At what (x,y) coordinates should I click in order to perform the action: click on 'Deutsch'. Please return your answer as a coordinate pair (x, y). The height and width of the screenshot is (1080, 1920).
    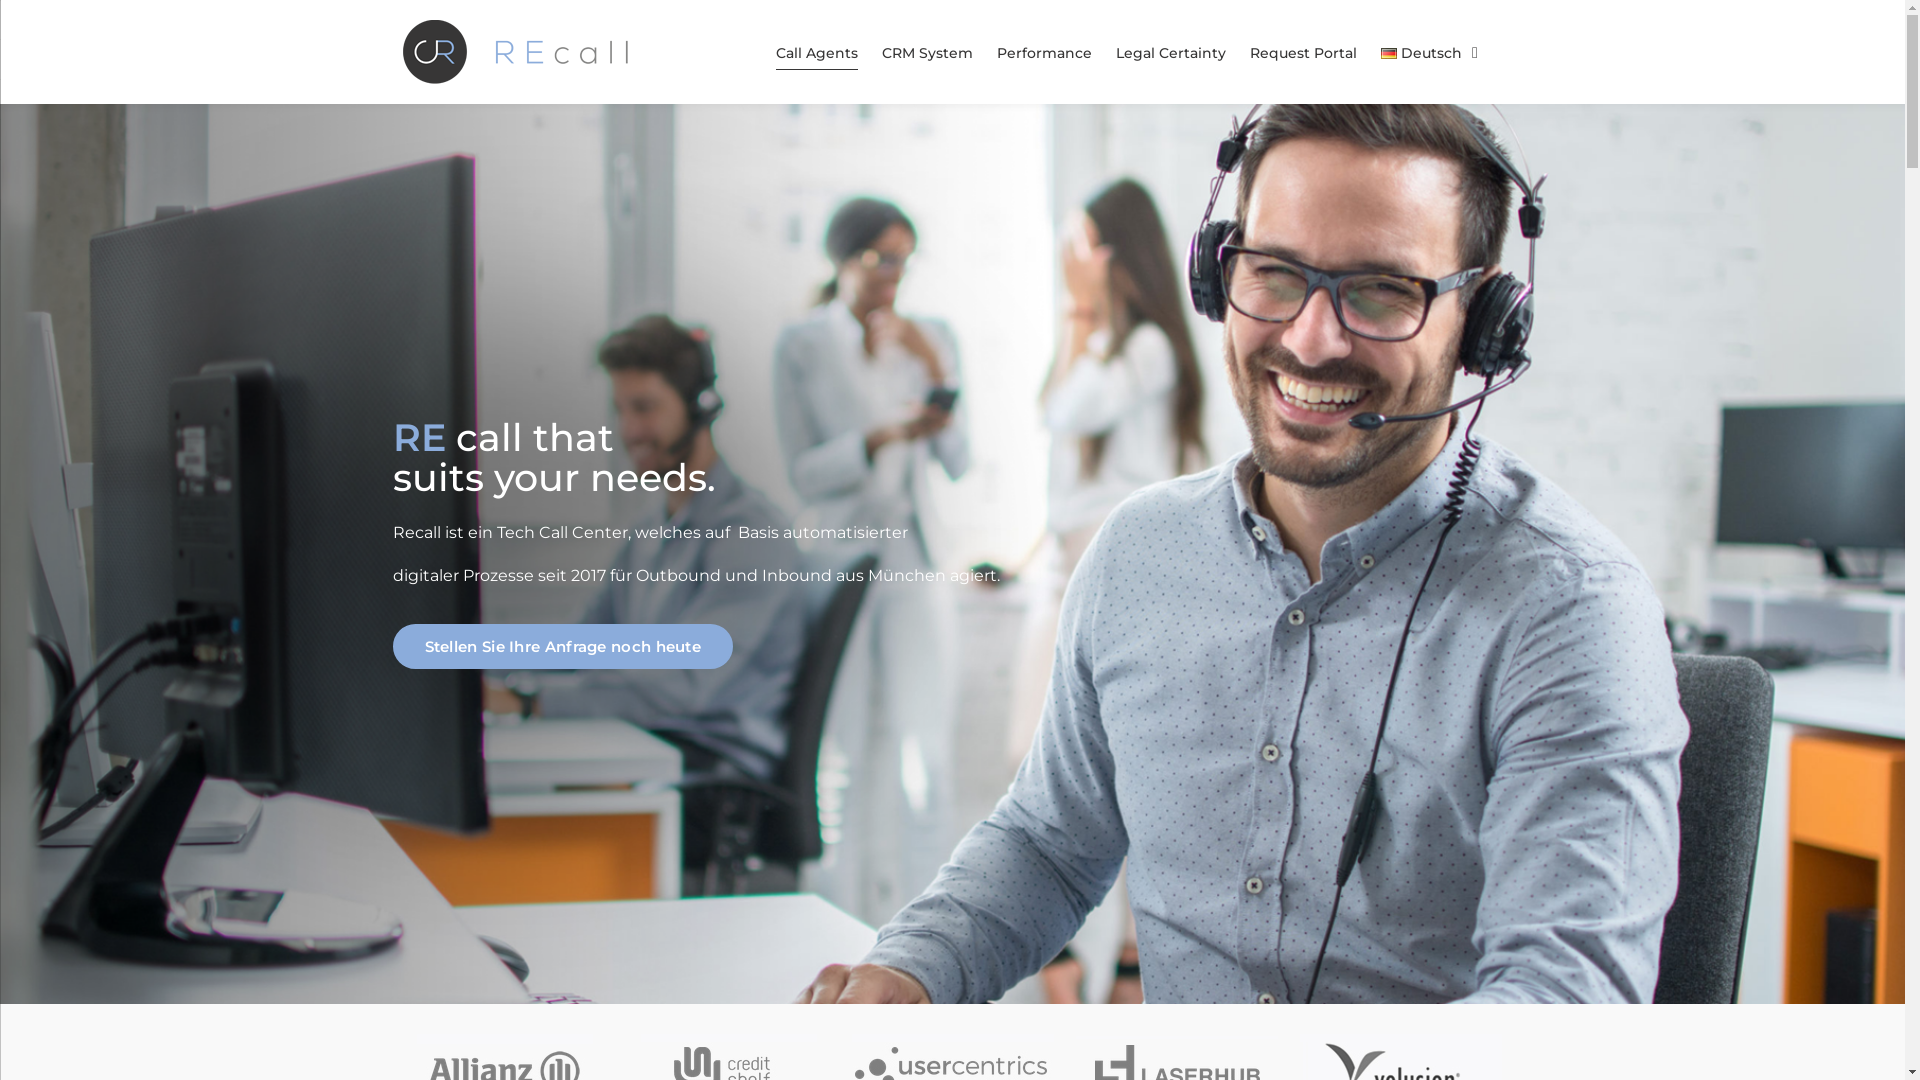
    Looking at the image, I should click on (1380, 52).